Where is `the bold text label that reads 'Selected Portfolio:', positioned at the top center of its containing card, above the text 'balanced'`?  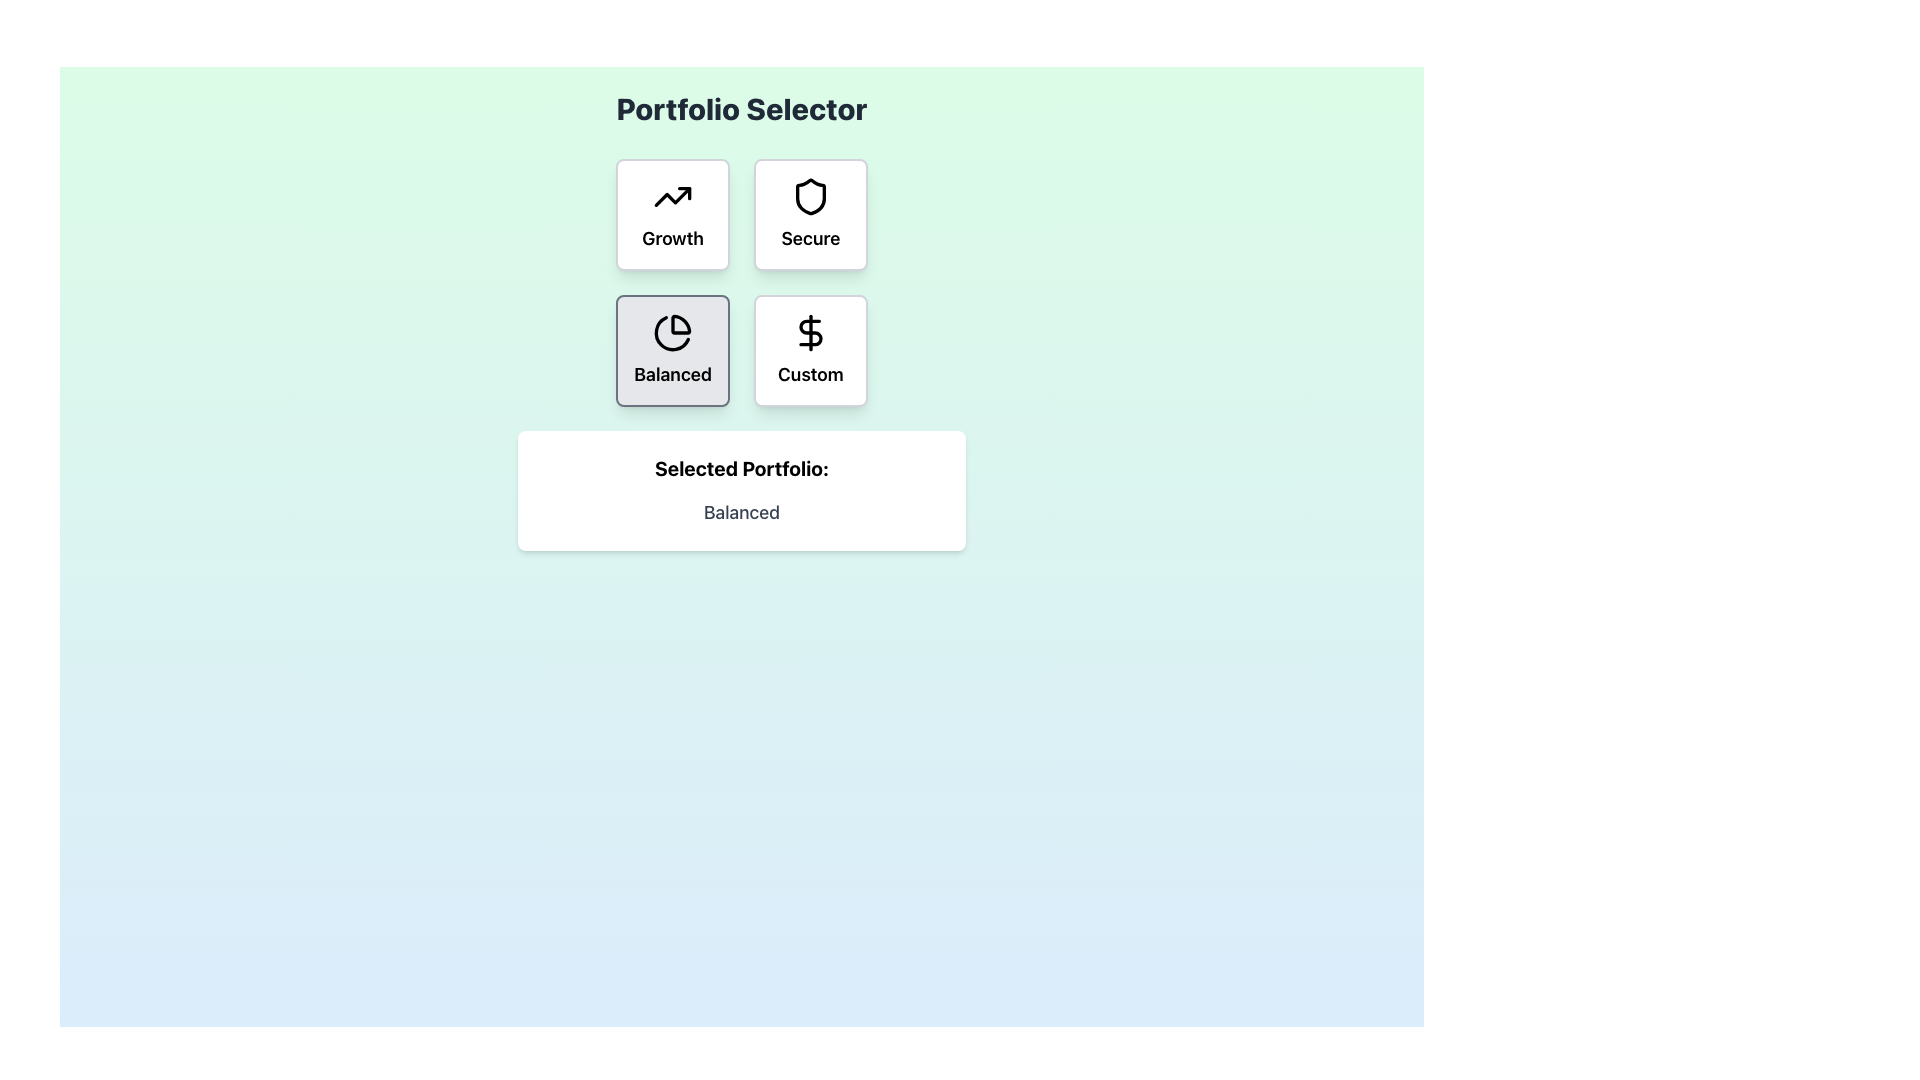 the bold text label that reads 'Selected Portfolio:', positioned at the top center of its containing card, above the text 'balanced' is located at coordinates (741, 469).